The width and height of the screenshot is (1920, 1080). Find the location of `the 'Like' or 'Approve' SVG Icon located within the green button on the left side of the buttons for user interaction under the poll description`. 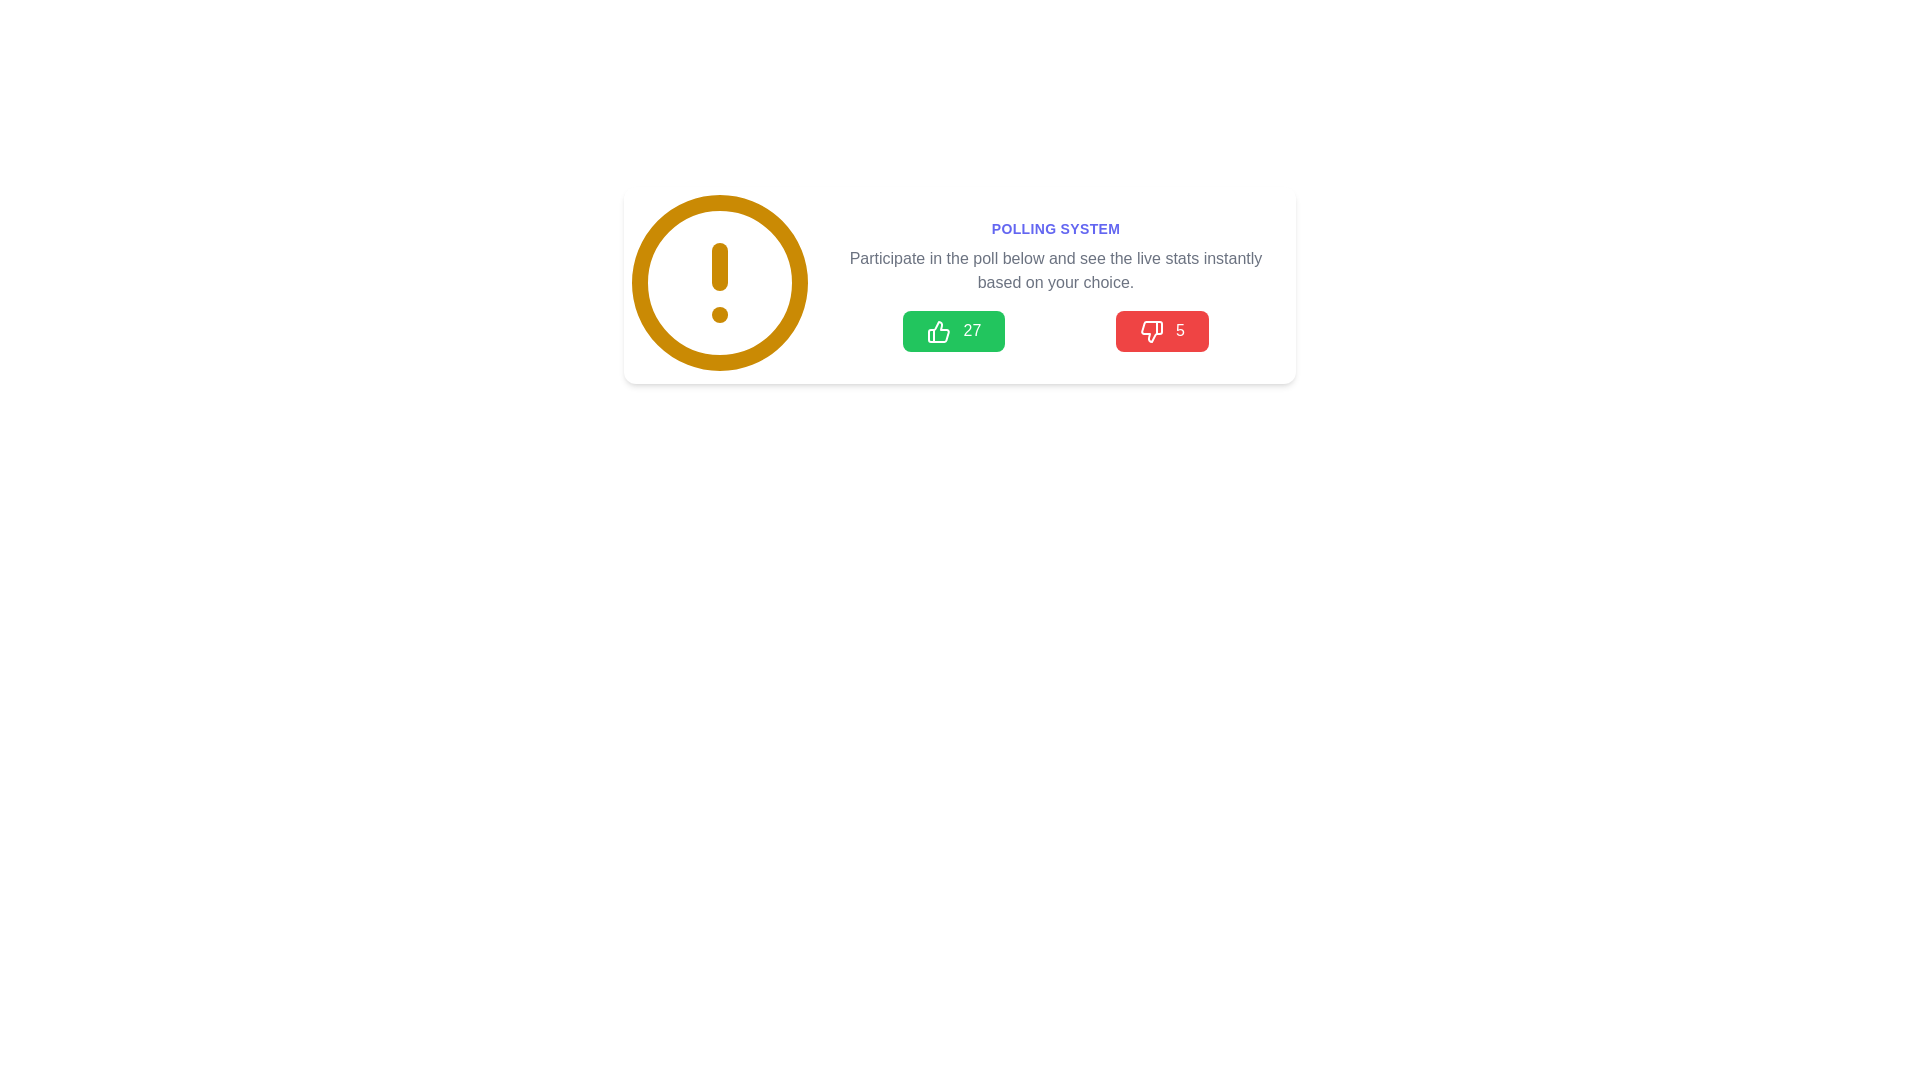

the 'Like' or 'Approve' SVG Icon located within the green button on the left side of the buttons for user interaction under the poll description is located at coordinates (938, 330).